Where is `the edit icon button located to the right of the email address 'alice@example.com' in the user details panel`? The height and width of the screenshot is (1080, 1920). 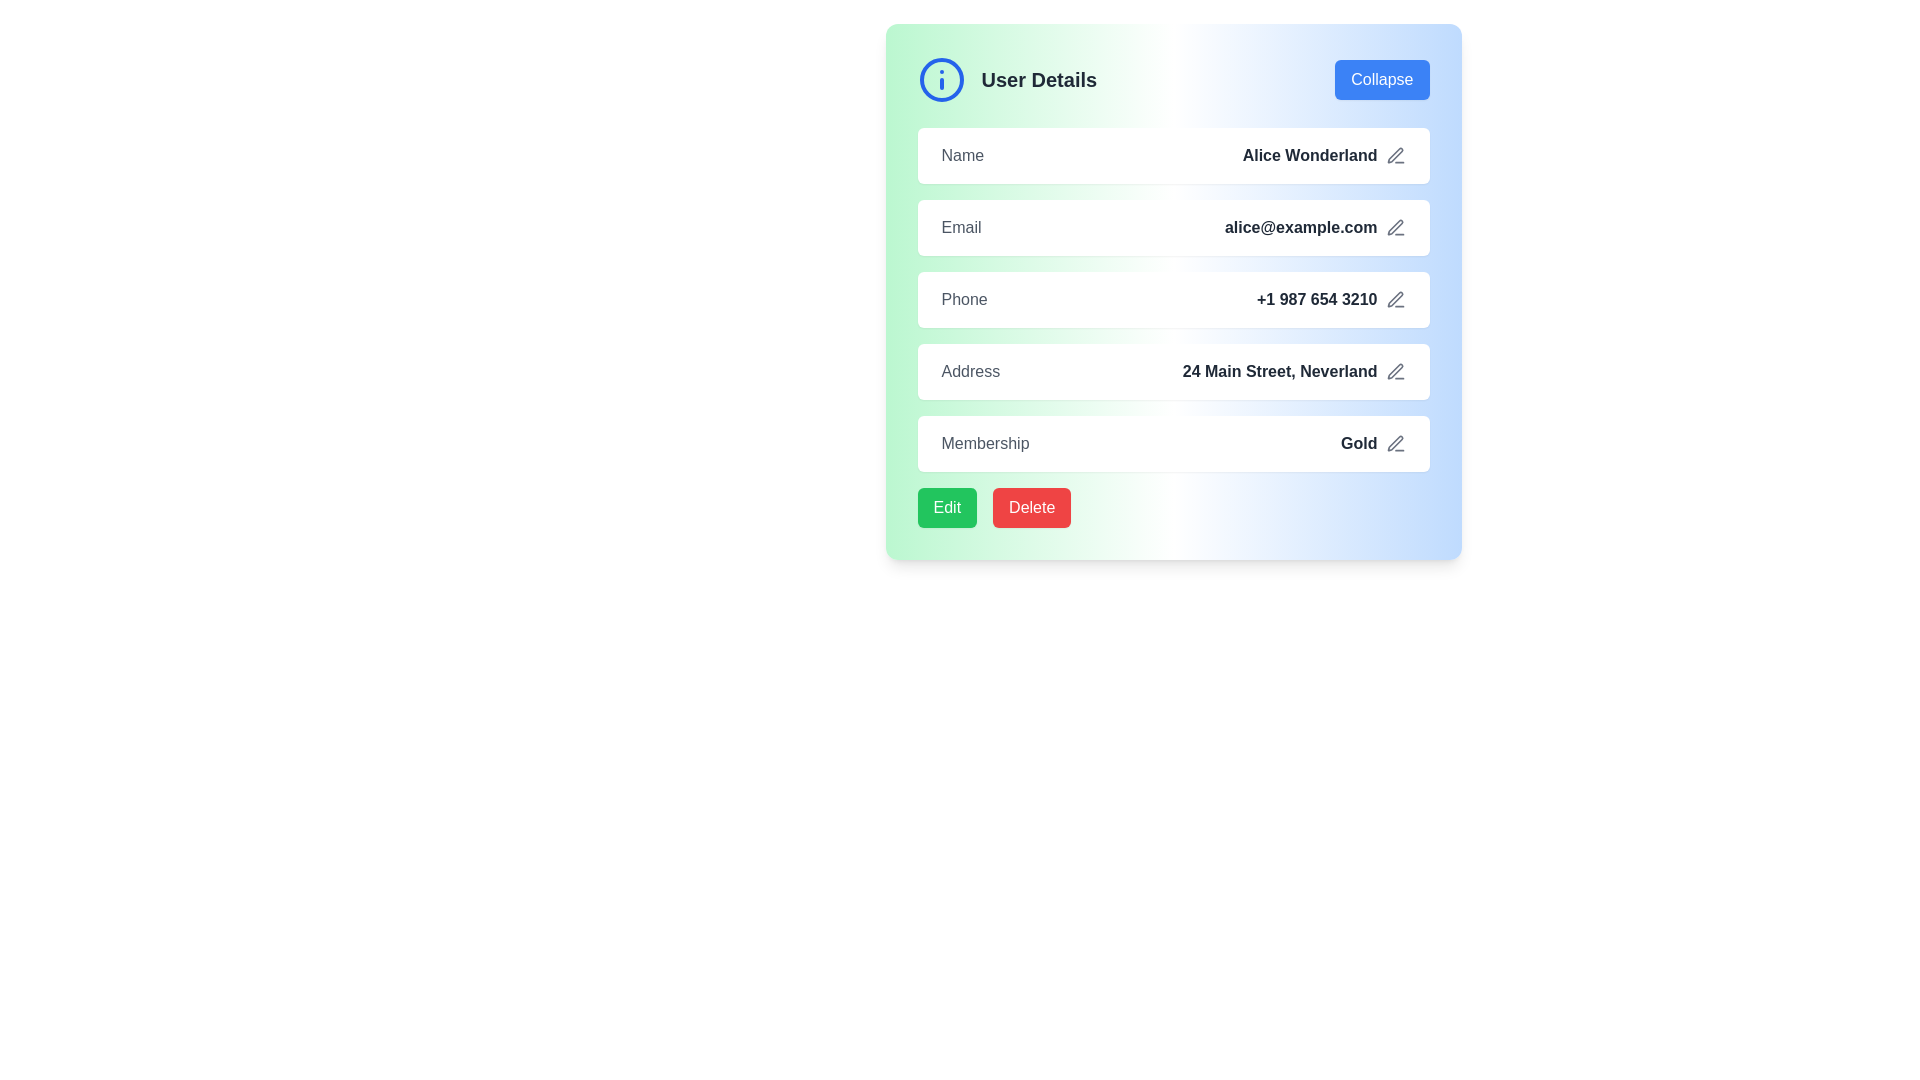 the edit icon button located to the right of the email address 'alice@example.com' in the user details panel is located at coordinates (1394, 226).